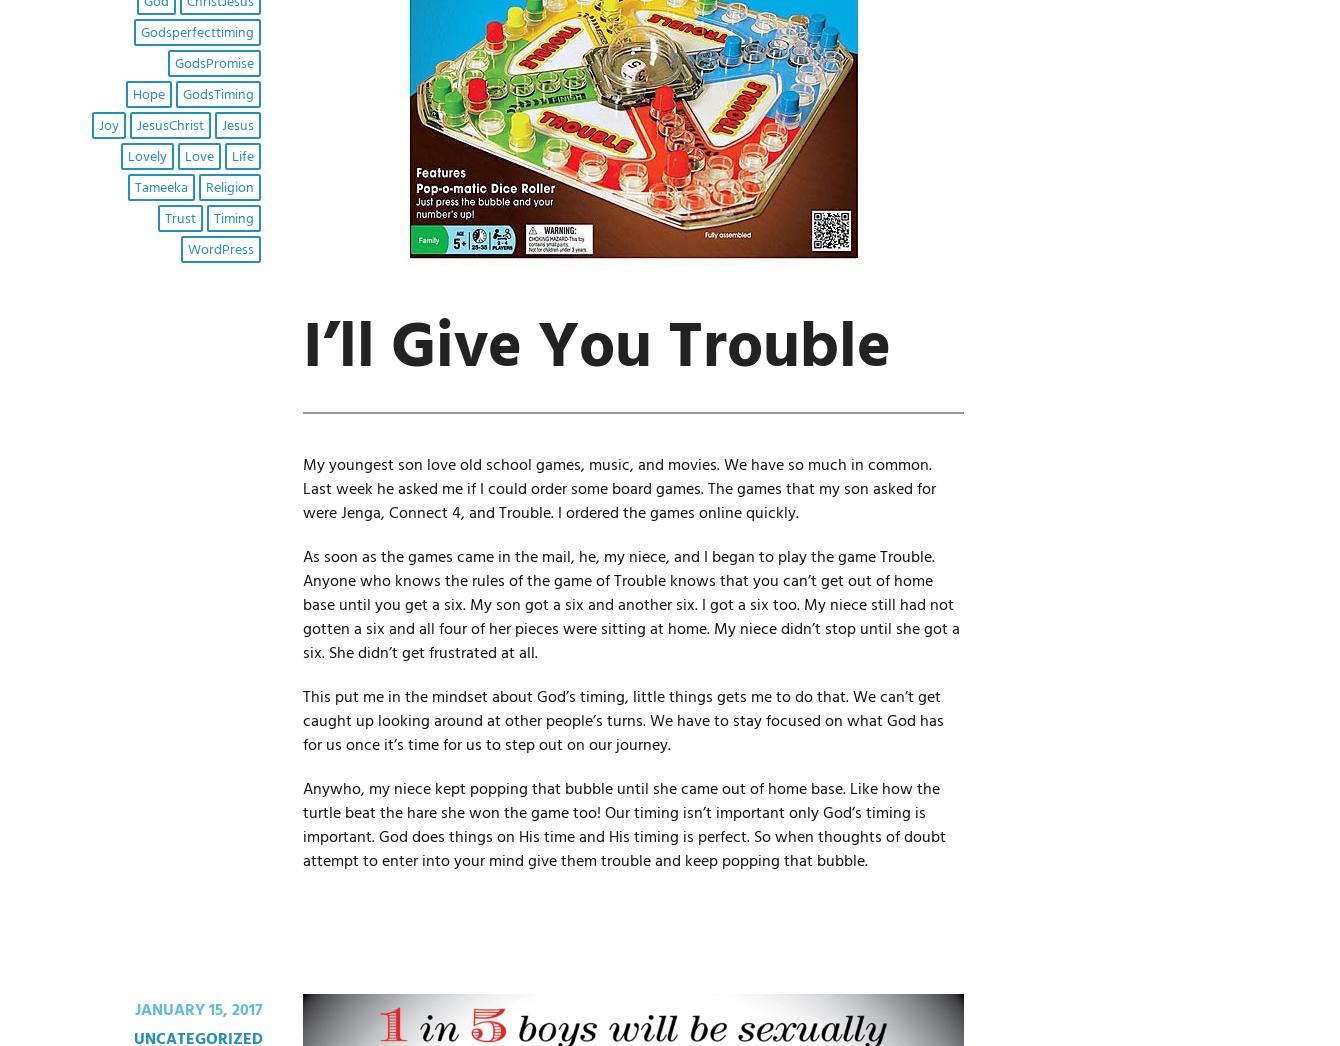 The image size is (1340, 1046). I want to click on 'I’ll Give You Trouble', so click(595, 347).